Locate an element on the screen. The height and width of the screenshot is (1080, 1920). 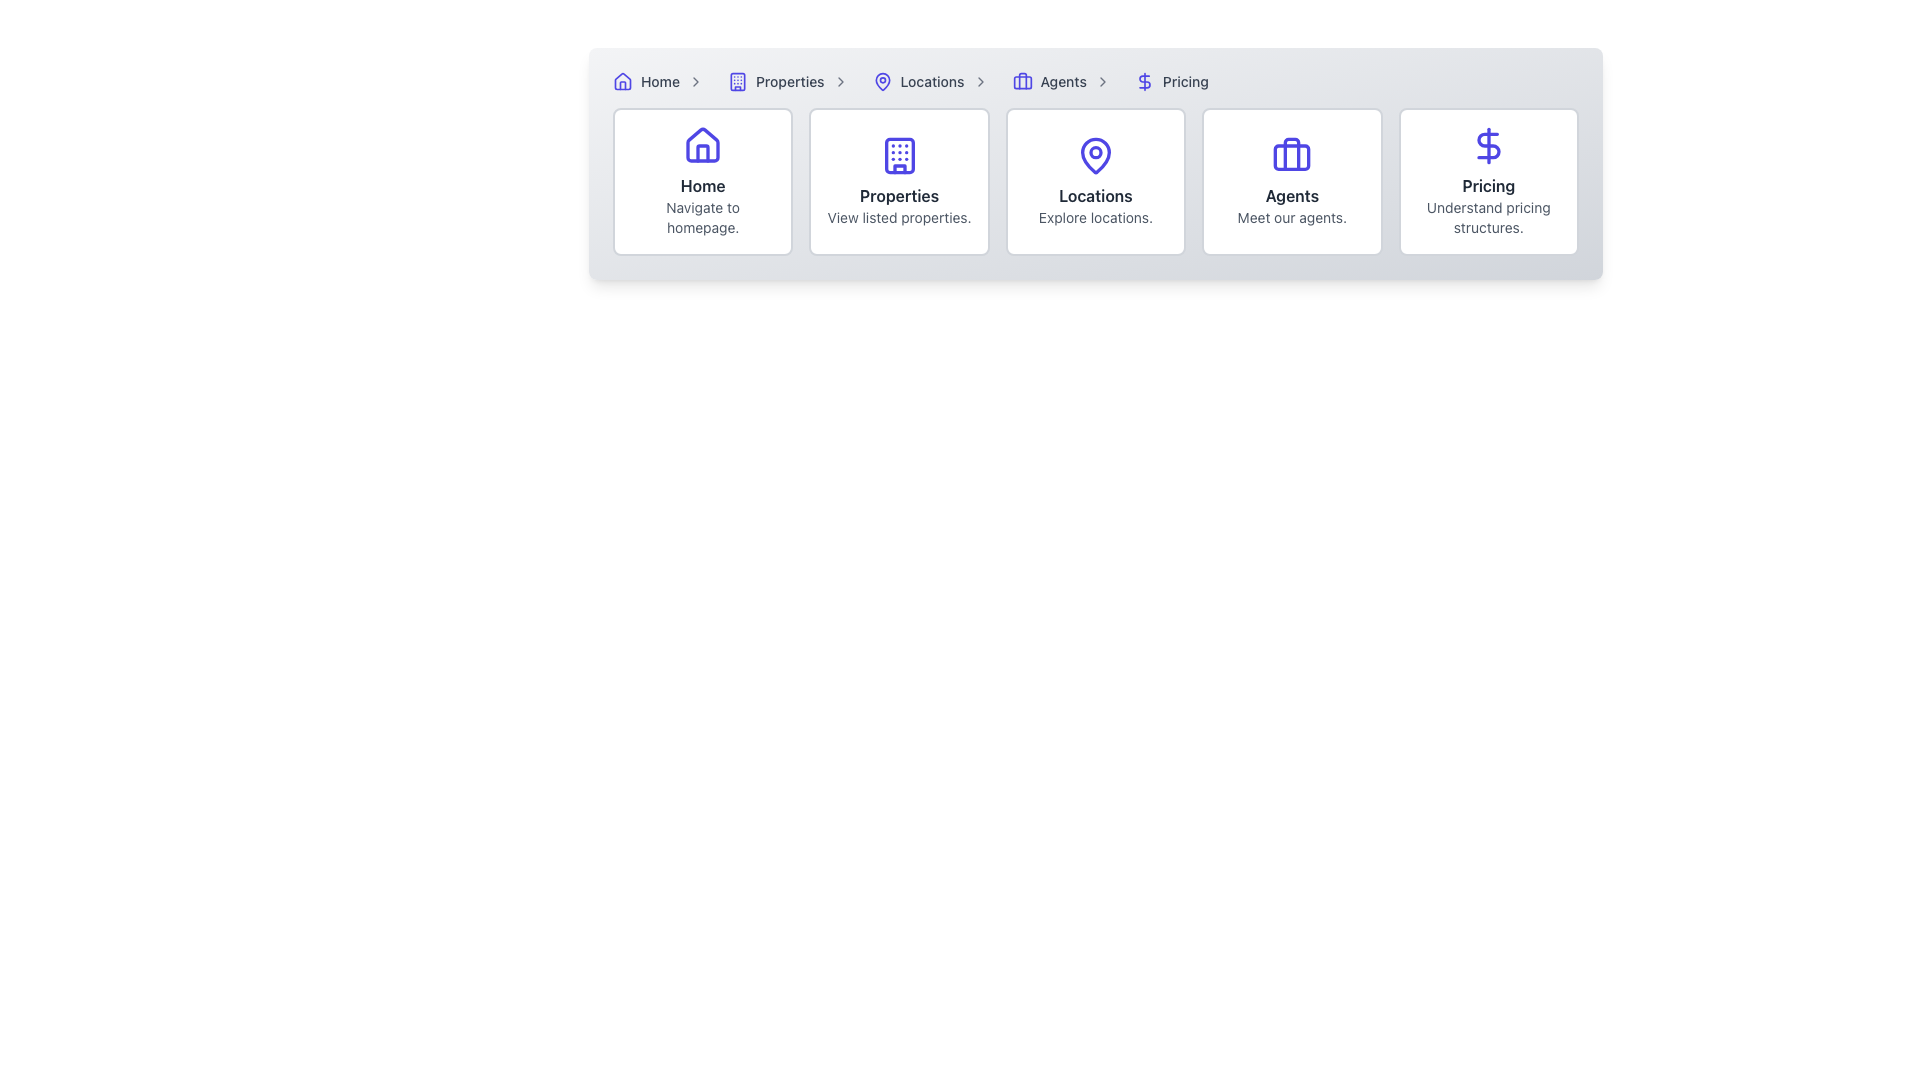
the directional indicator icon located immediately to the right of the 'Locations' text in the breadcrumb navigation sequence is located at coordinates (980, 80).